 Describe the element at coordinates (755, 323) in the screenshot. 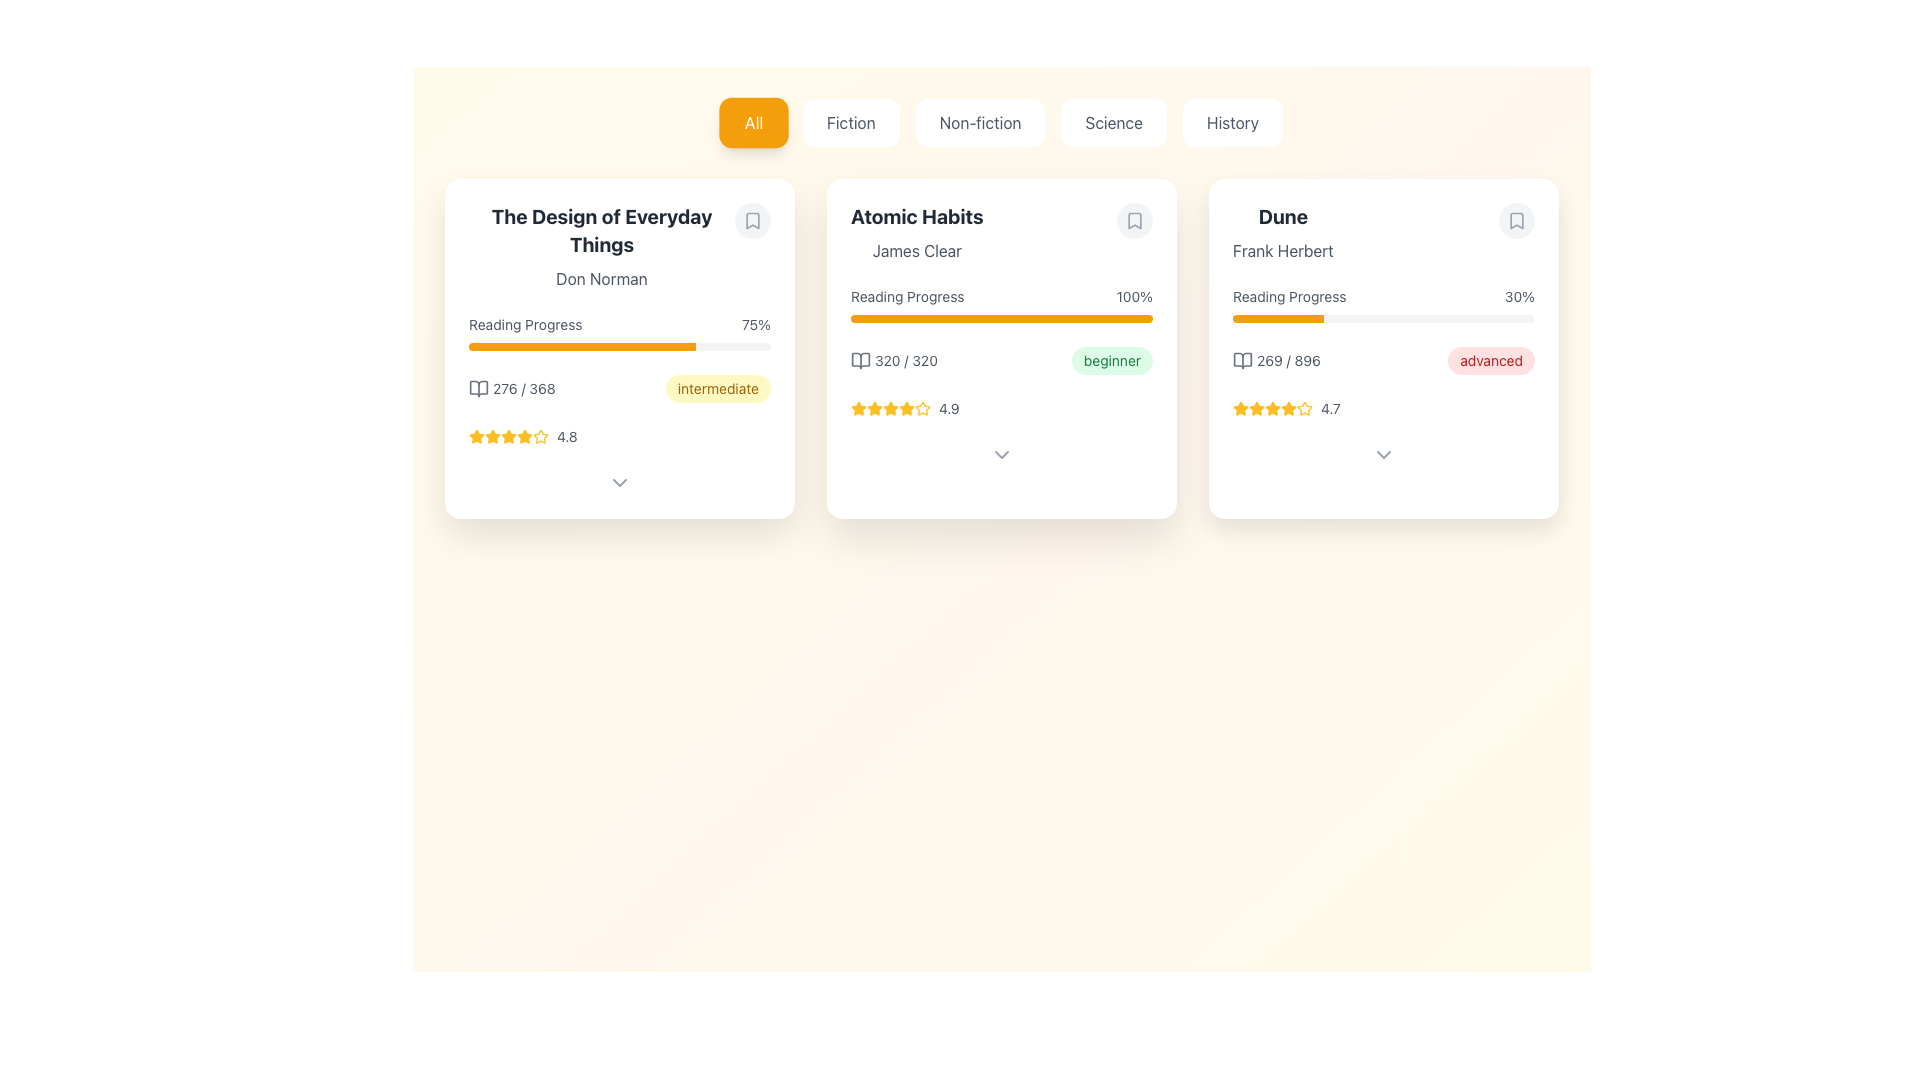

I see `text label displaying the current reading progress percentage, which is located to the right of the 'Reading Progress' text in the card titled 'The Design of Everyday Things'` at that location.